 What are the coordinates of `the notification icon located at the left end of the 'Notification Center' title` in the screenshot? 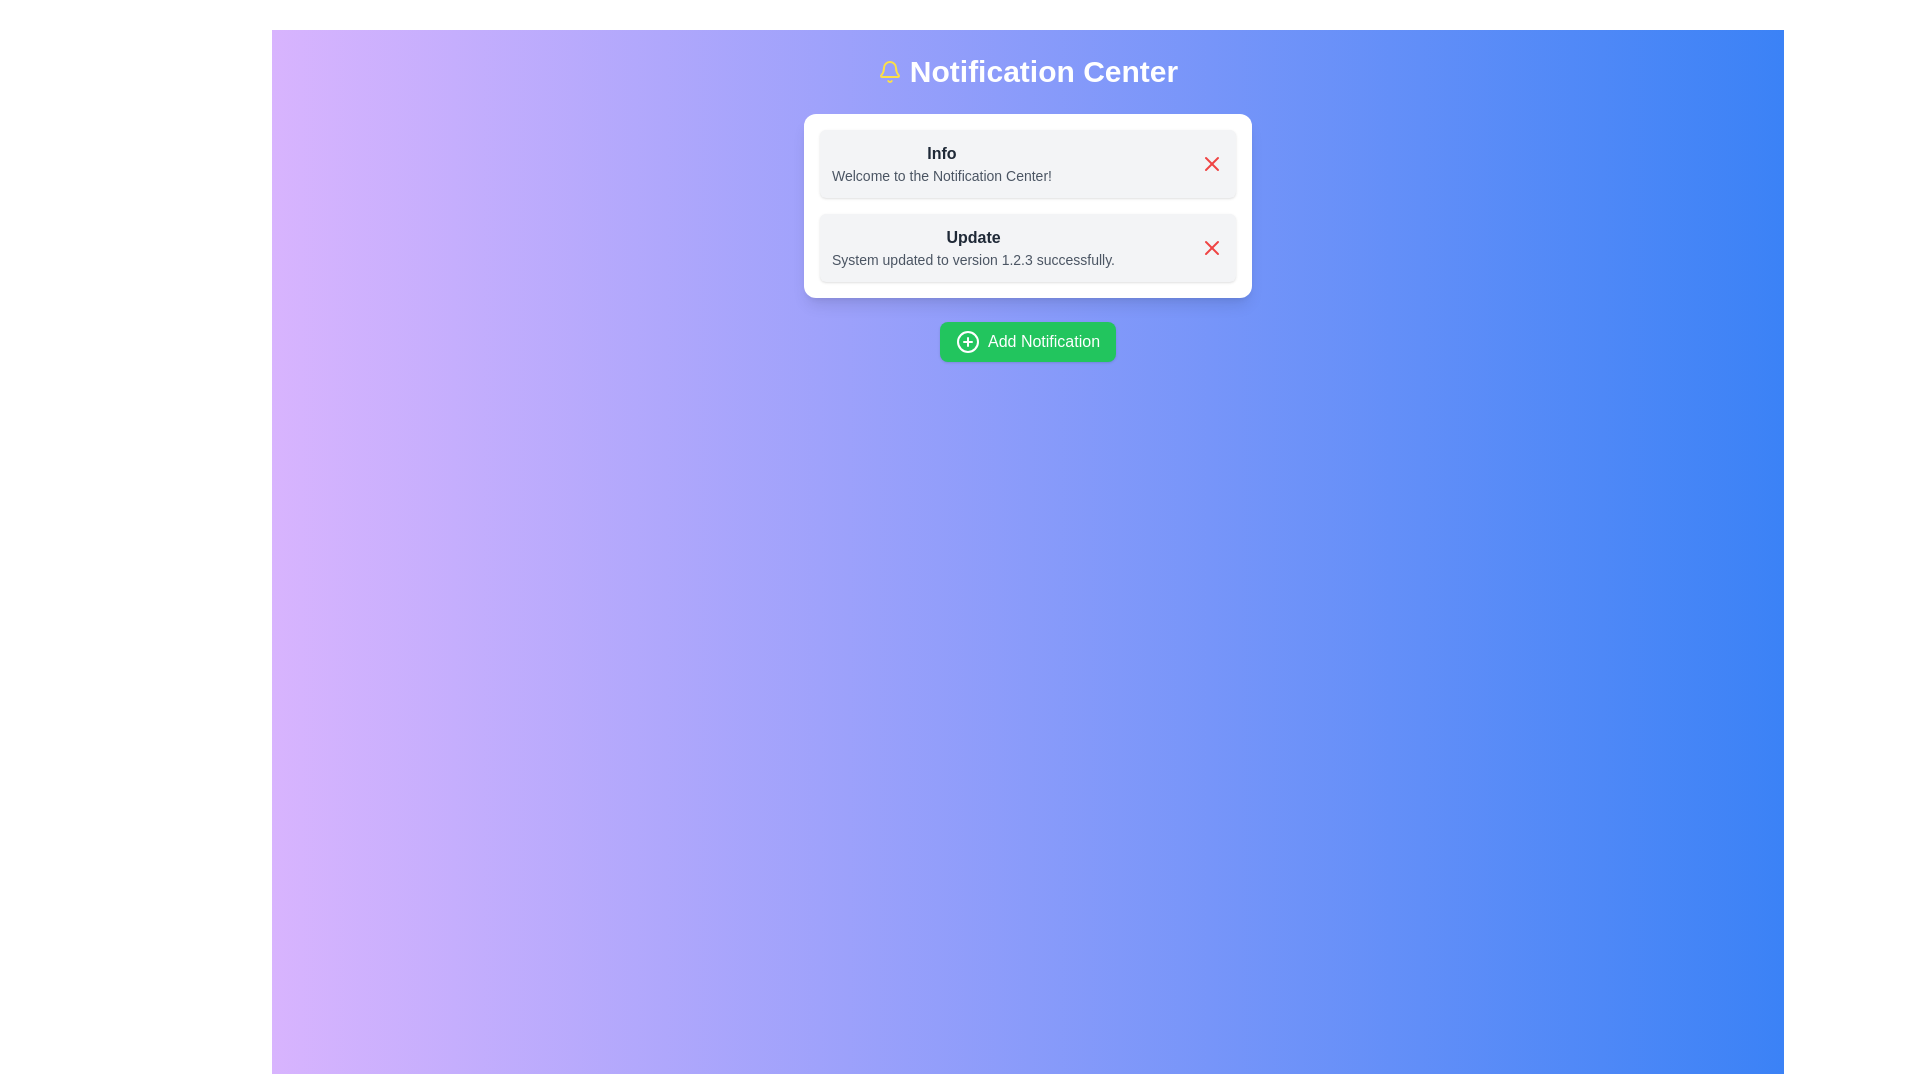 It's located at (888, 71).